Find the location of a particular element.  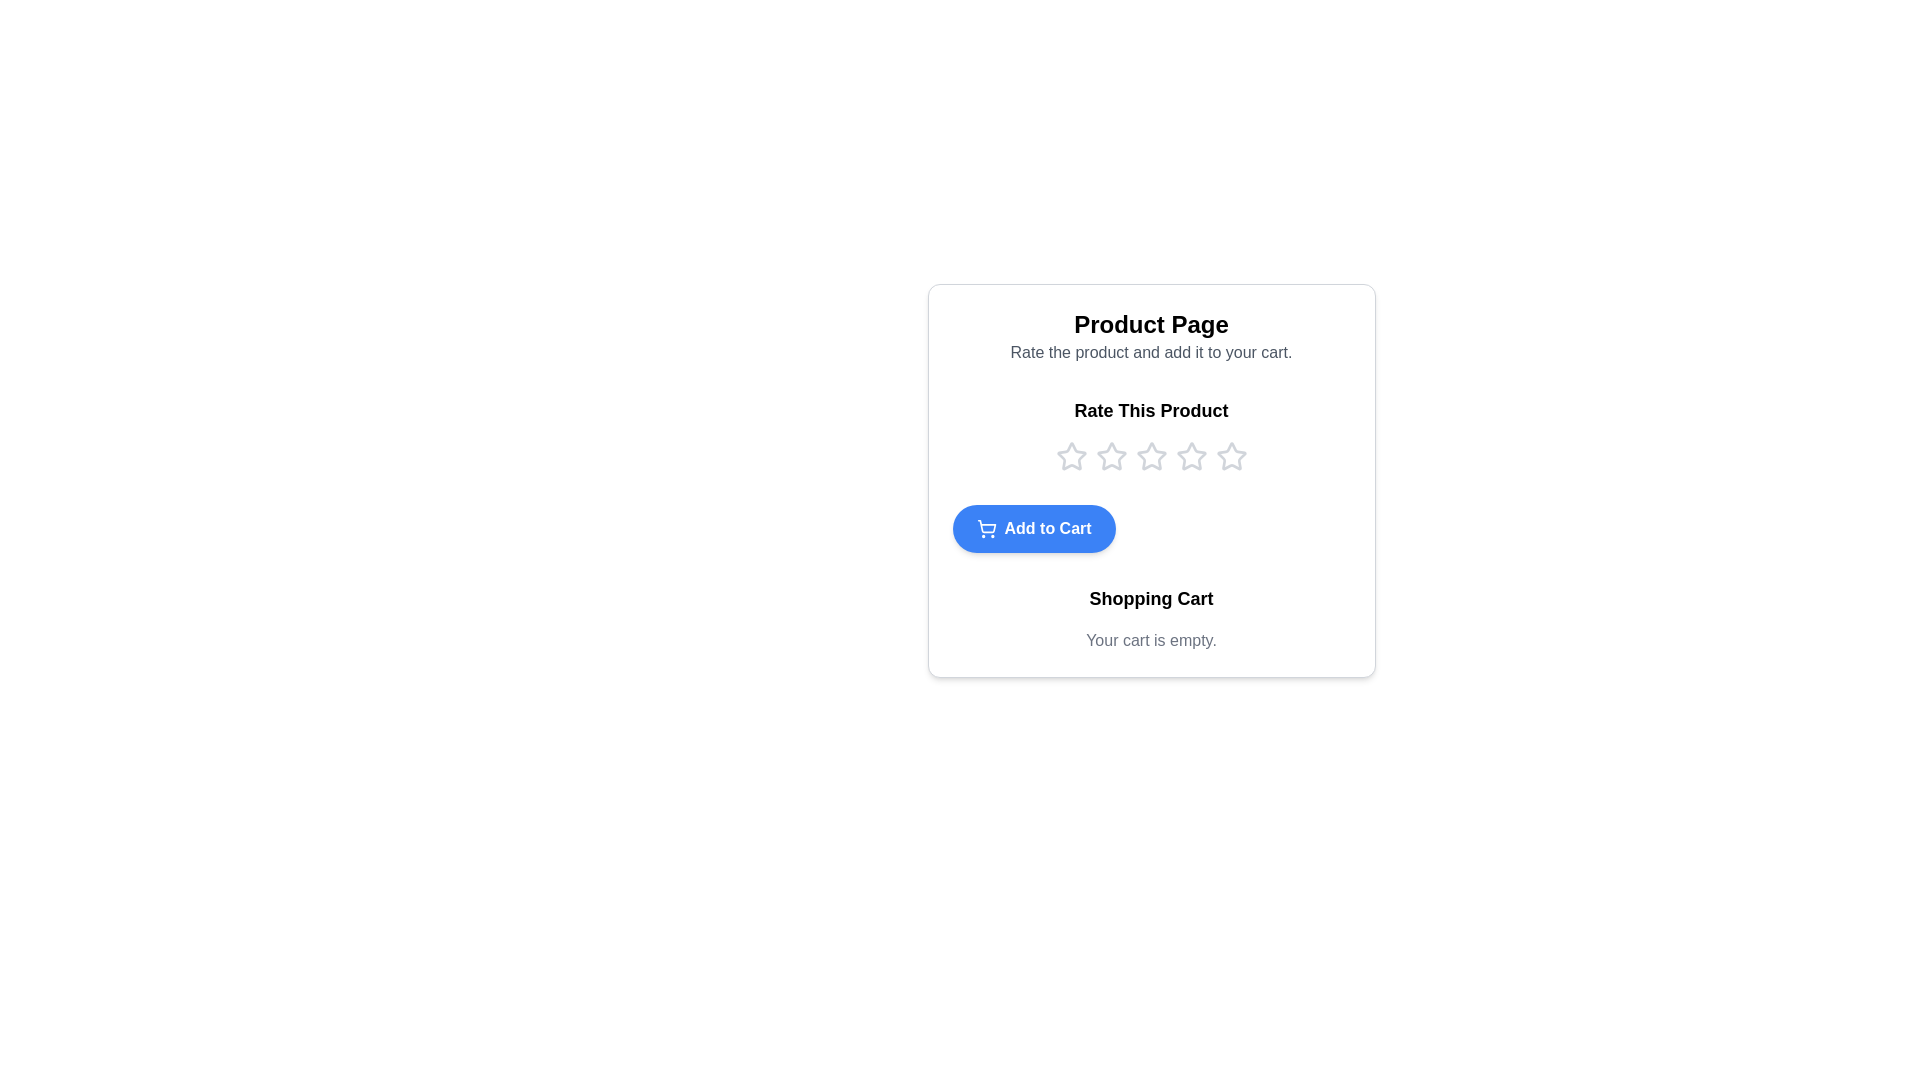

the fifth star icon in the 'Rate This Product' rating component is located at coordinates (1230, 456).